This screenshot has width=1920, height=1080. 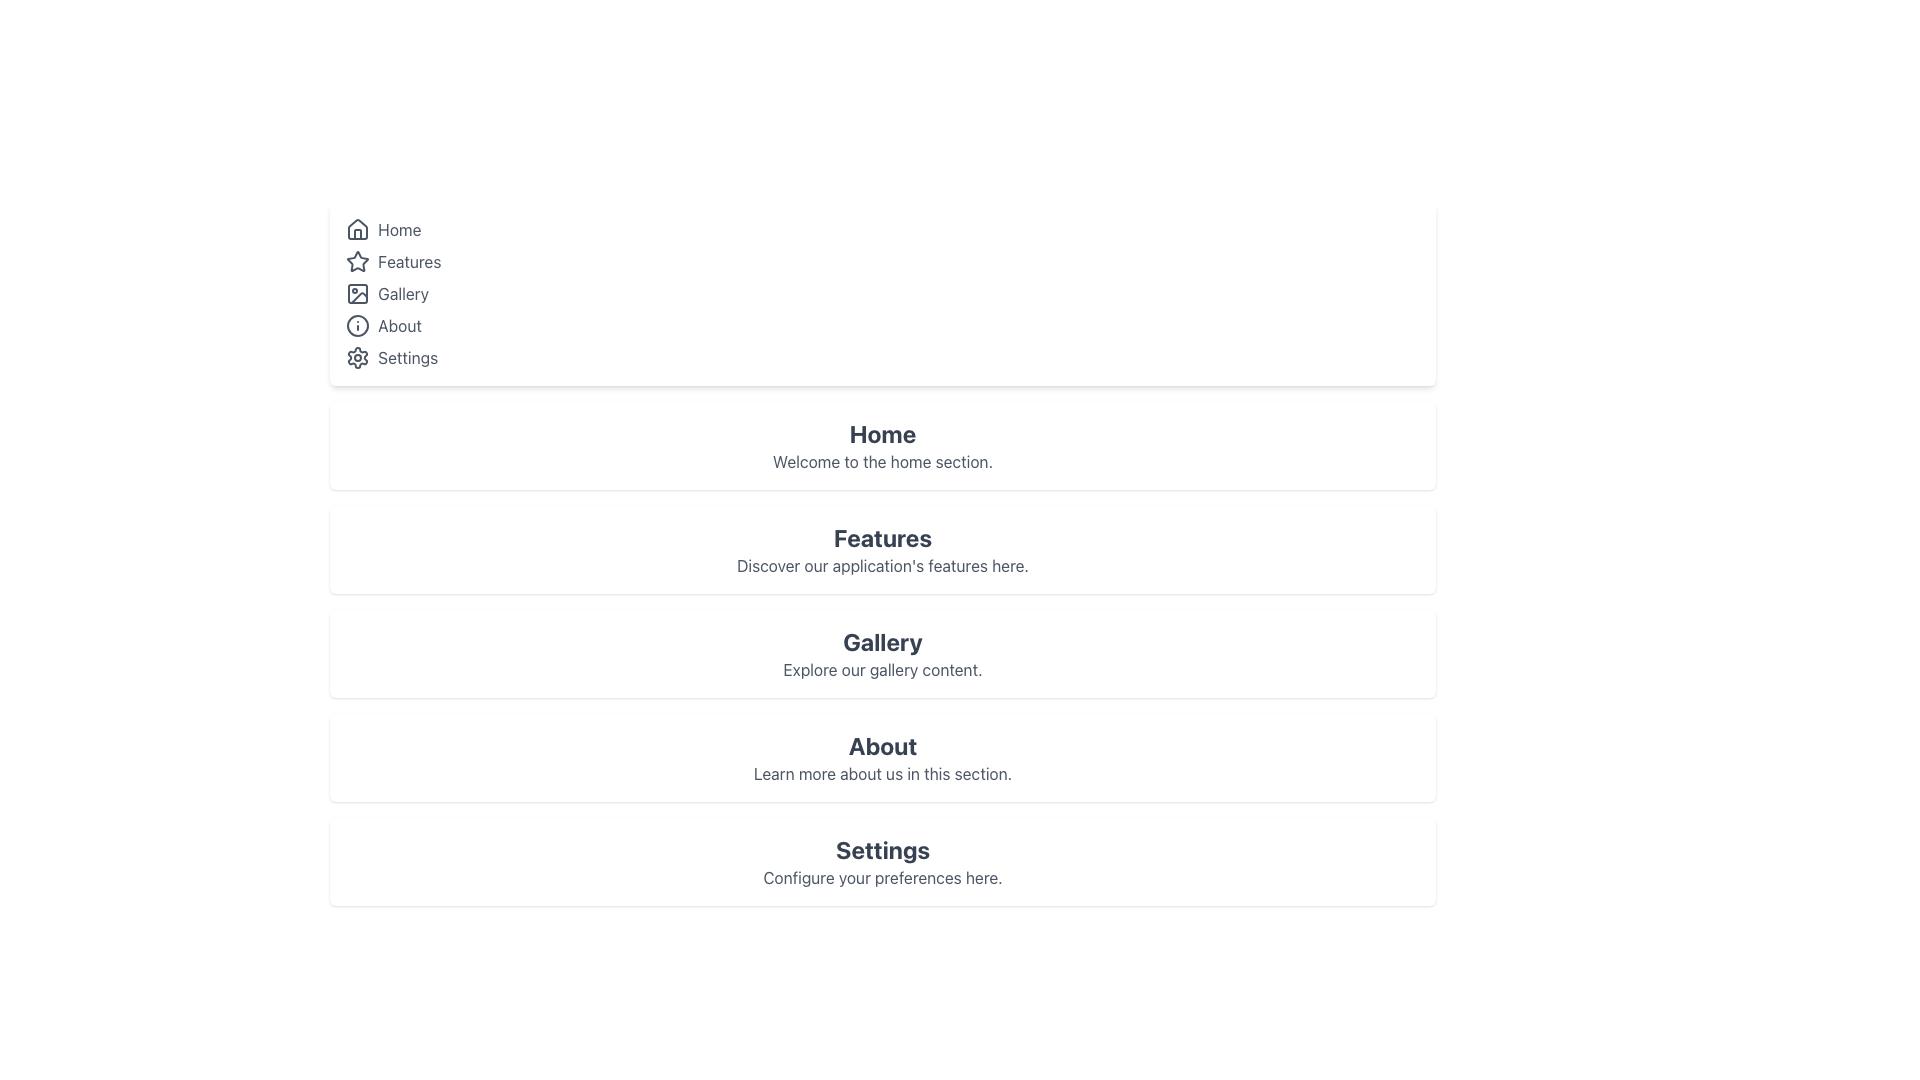 What do you see at coordinates (882, 641) in the screenshot?
I see `heading text element labeled 'Gallery' which is bold and larger in font size, located in the center panel above the supporting text 'Explore our gallery content.'` at bounding box center [882, 641].